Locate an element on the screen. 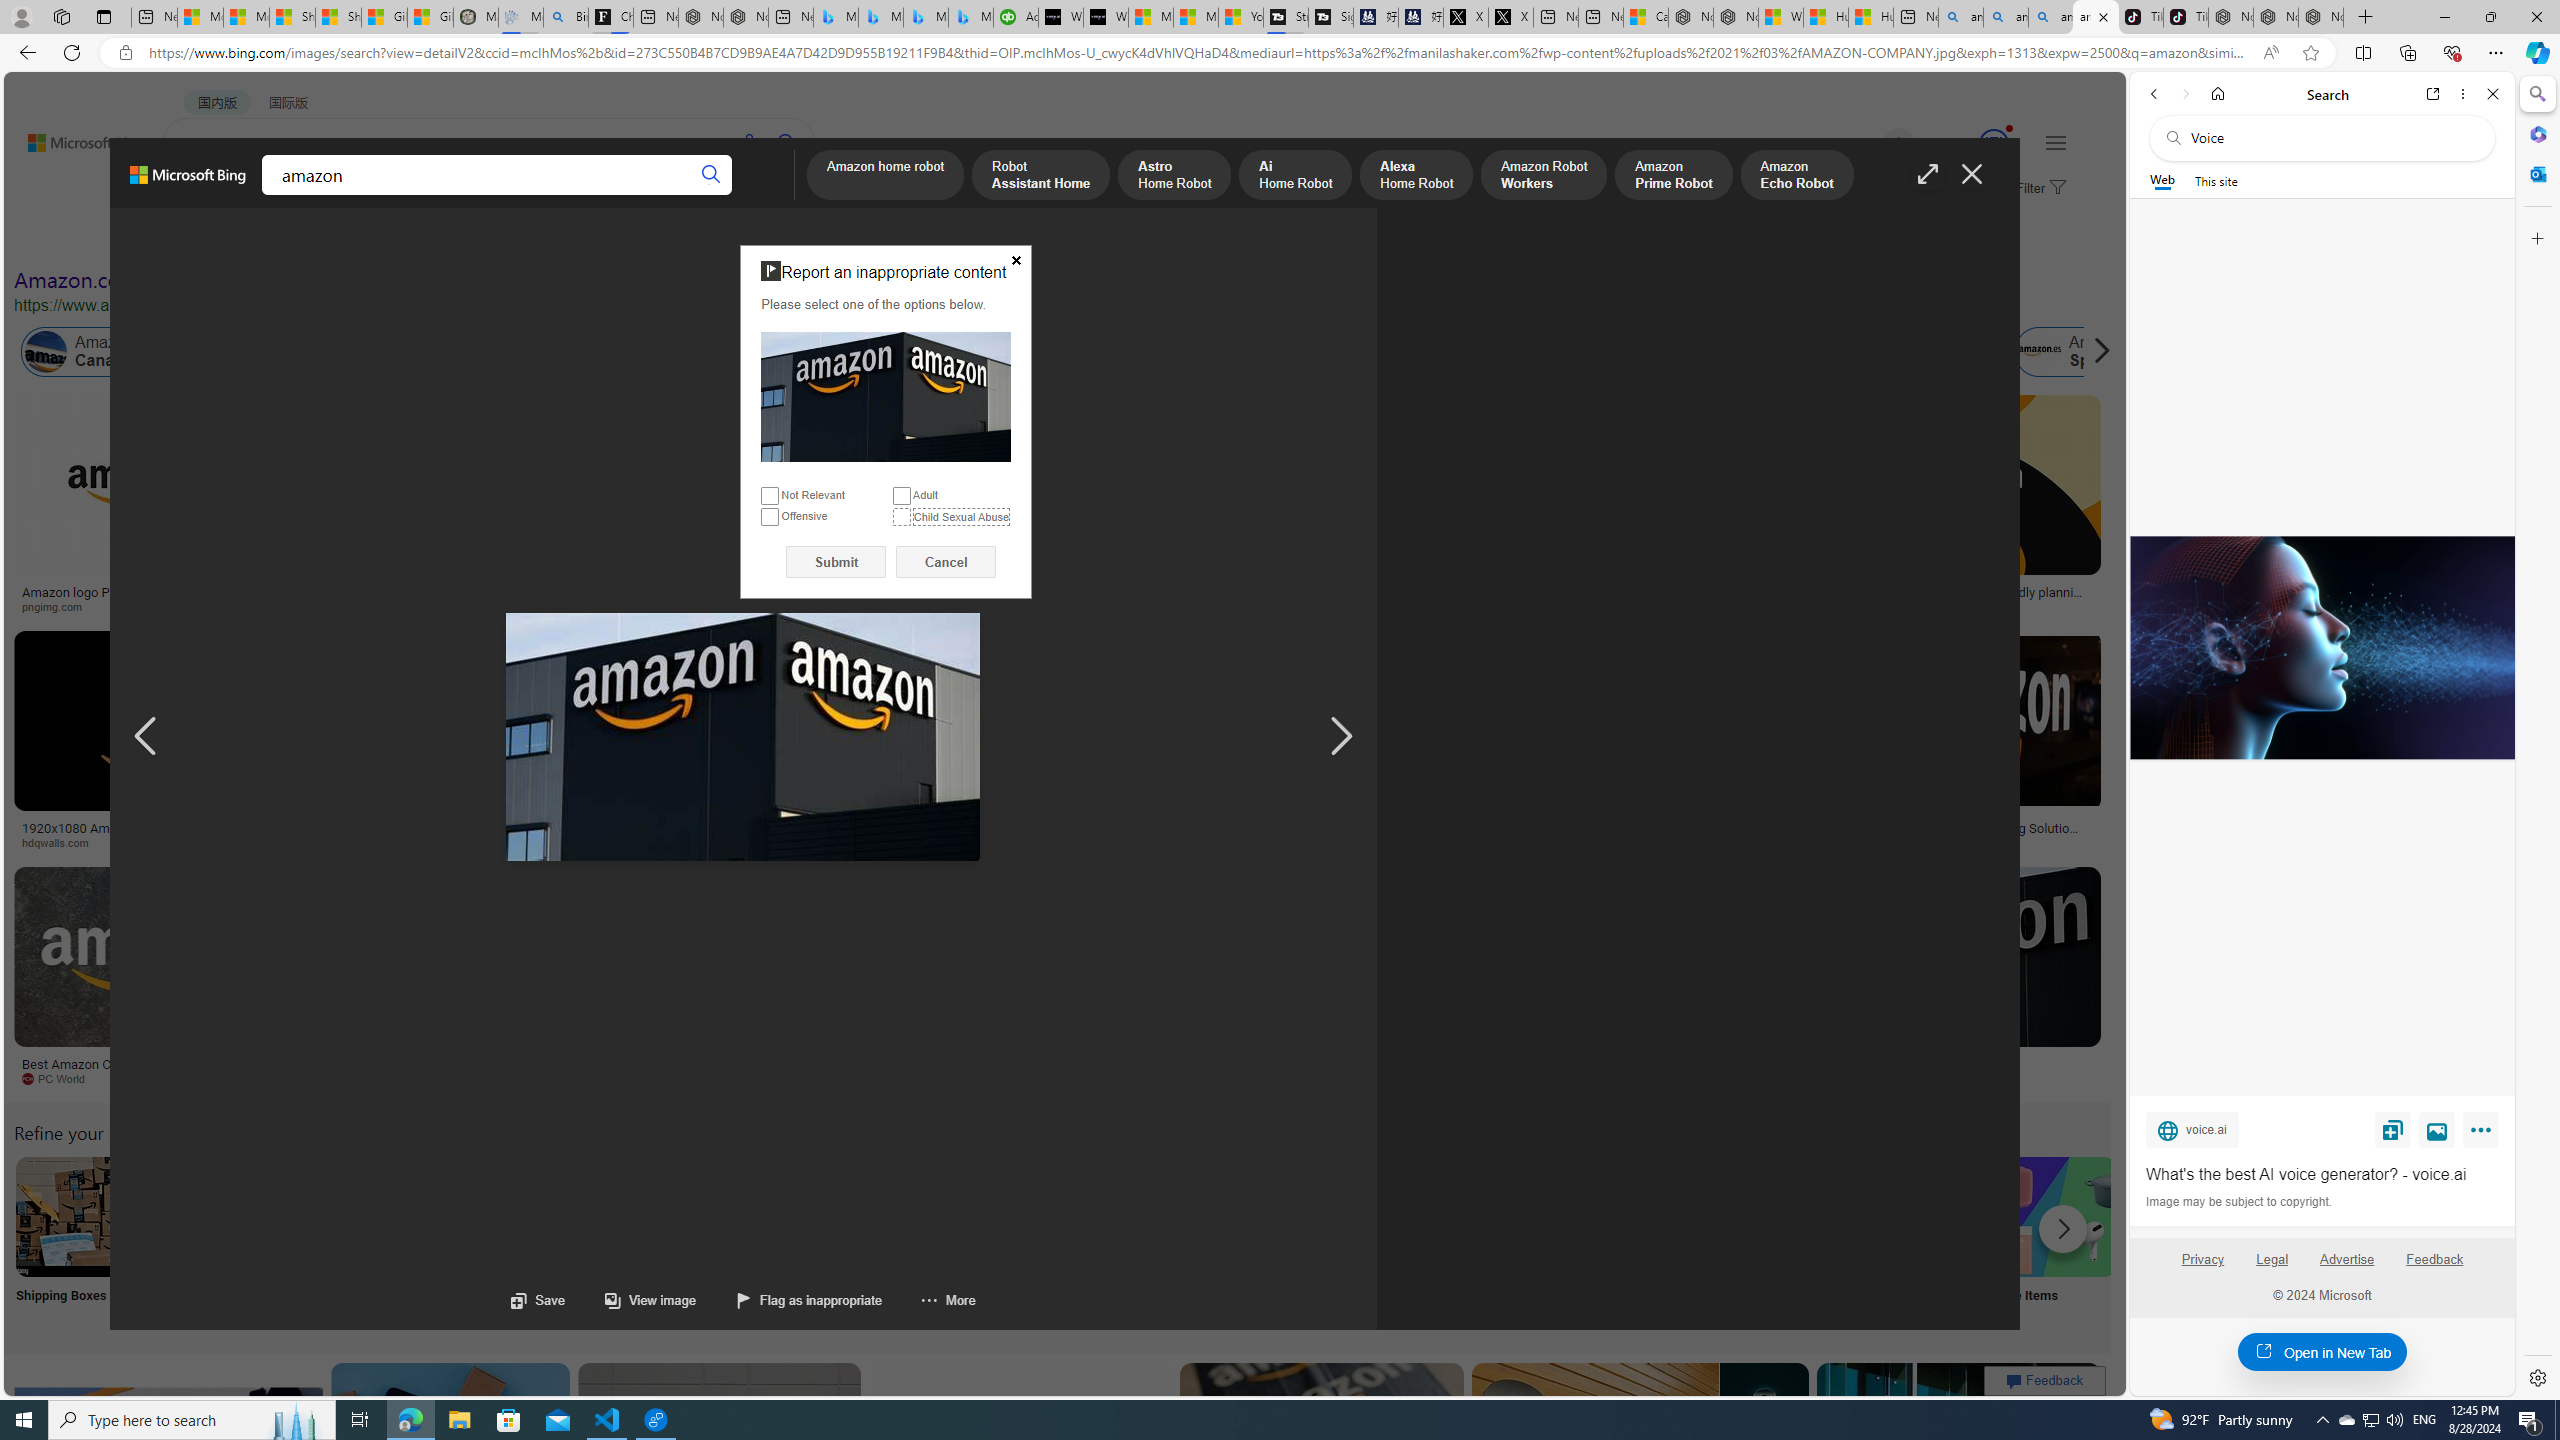 Image resolution: width=2560 pixels, height=1440 pixels. 'usatoday.com' is located at coordinates (709, 605).